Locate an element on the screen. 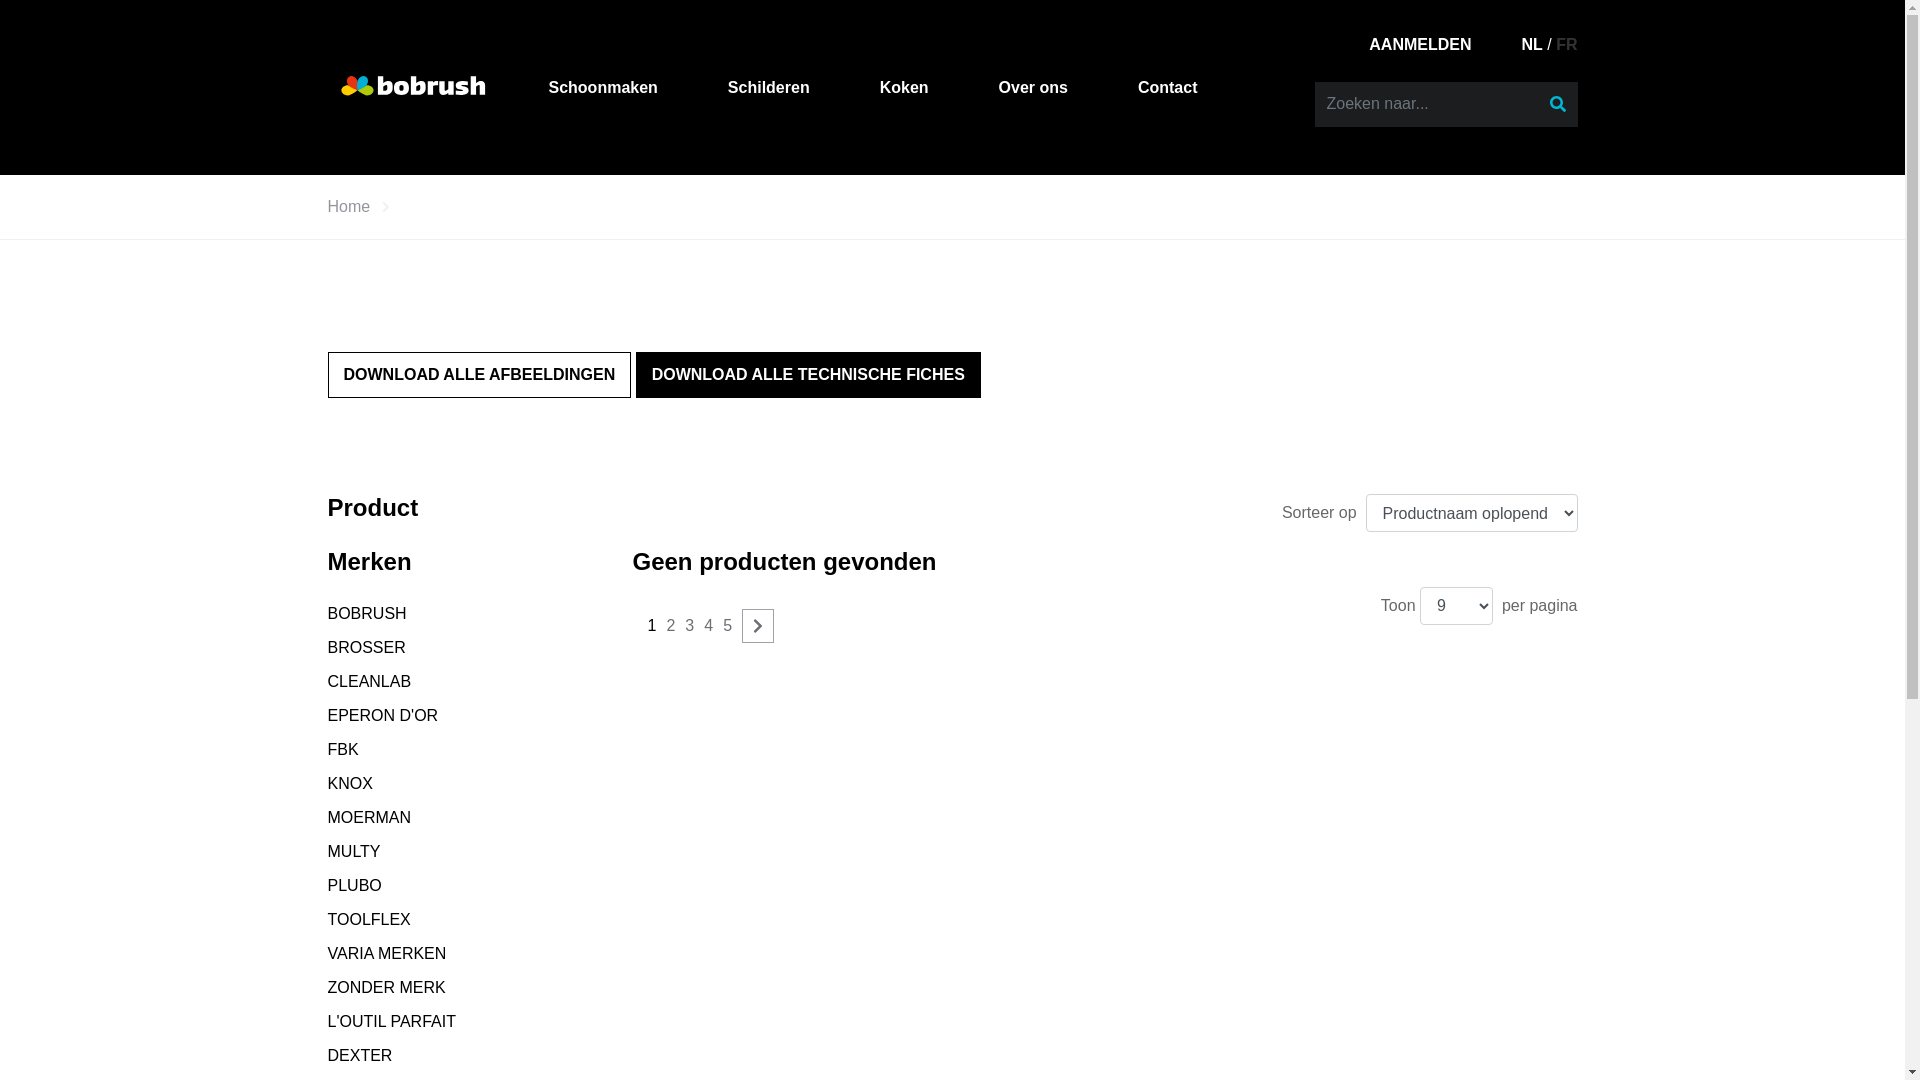 Image resolution: width=1920 pixels, height=1080 pixels. '3' is located at coordinates (685, 624).